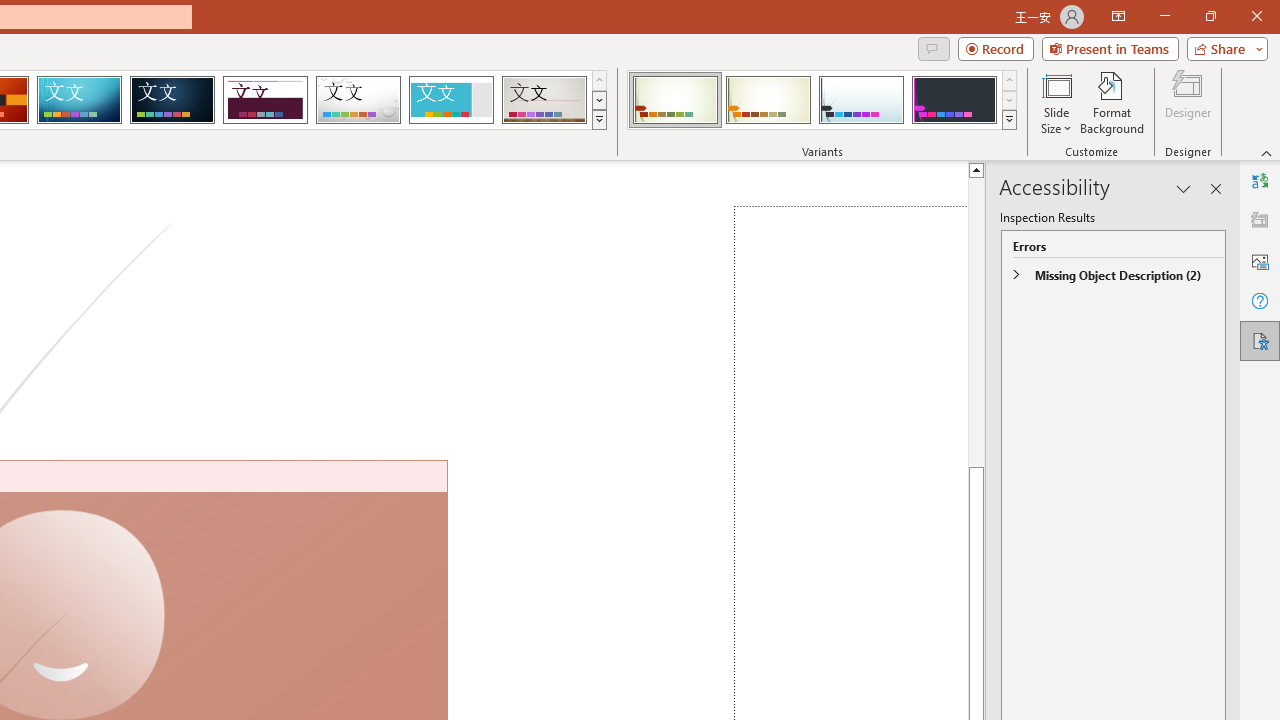 The width and height of the screenshot is (1280, 720). What do you see at coordinates (598, 120) in the screenshot?
I see `'Themes'` at bounding box center [598, 120].